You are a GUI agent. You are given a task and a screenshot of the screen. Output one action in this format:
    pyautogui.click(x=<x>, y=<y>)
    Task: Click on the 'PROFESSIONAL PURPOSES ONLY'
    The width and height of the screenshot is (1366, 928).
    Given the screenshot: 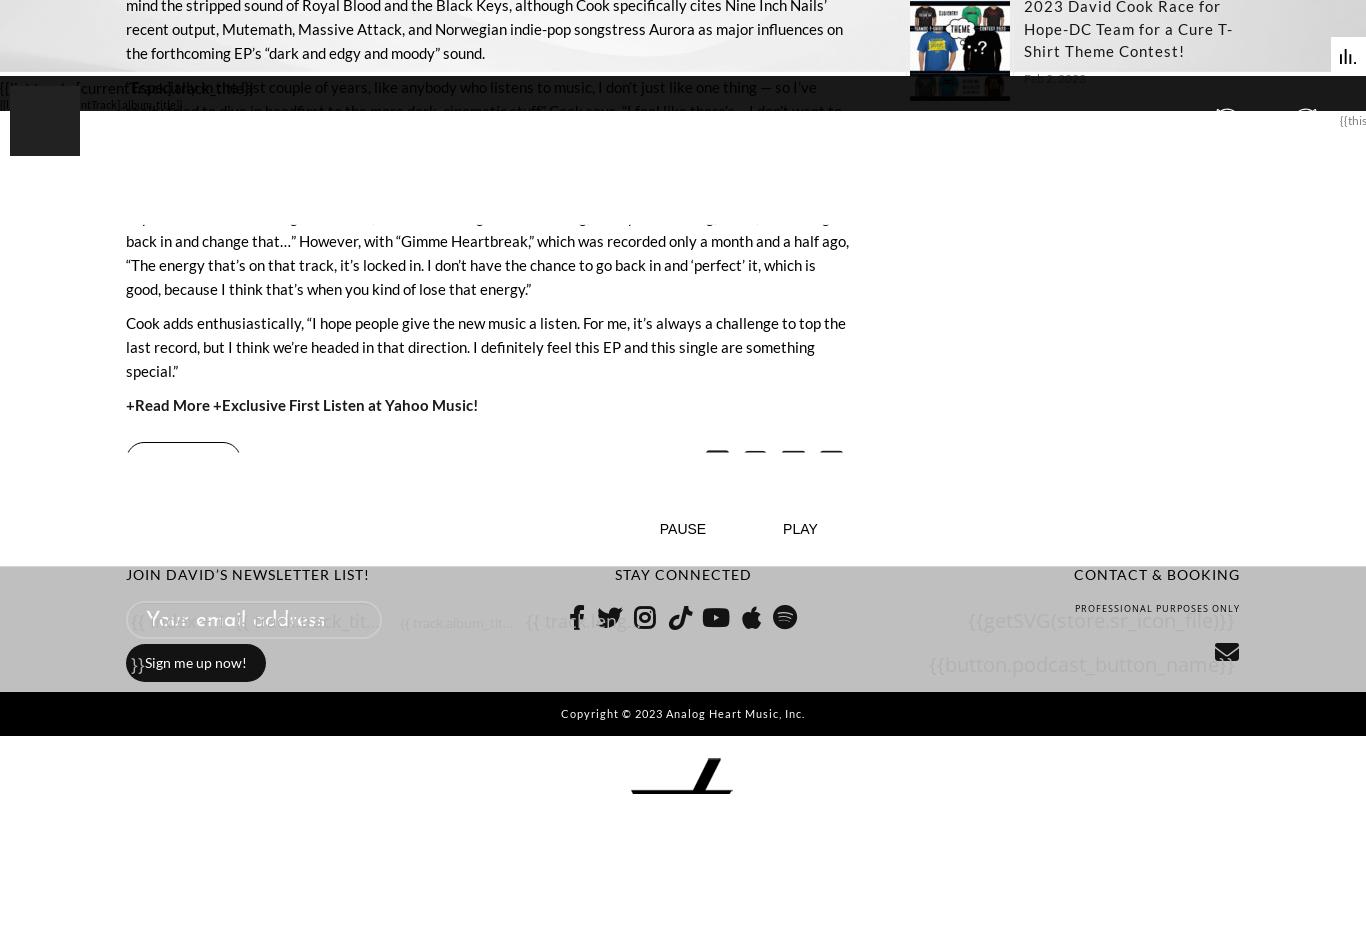 What is the action you would take?
    pyautogui.click(x=1157, y=607)
    